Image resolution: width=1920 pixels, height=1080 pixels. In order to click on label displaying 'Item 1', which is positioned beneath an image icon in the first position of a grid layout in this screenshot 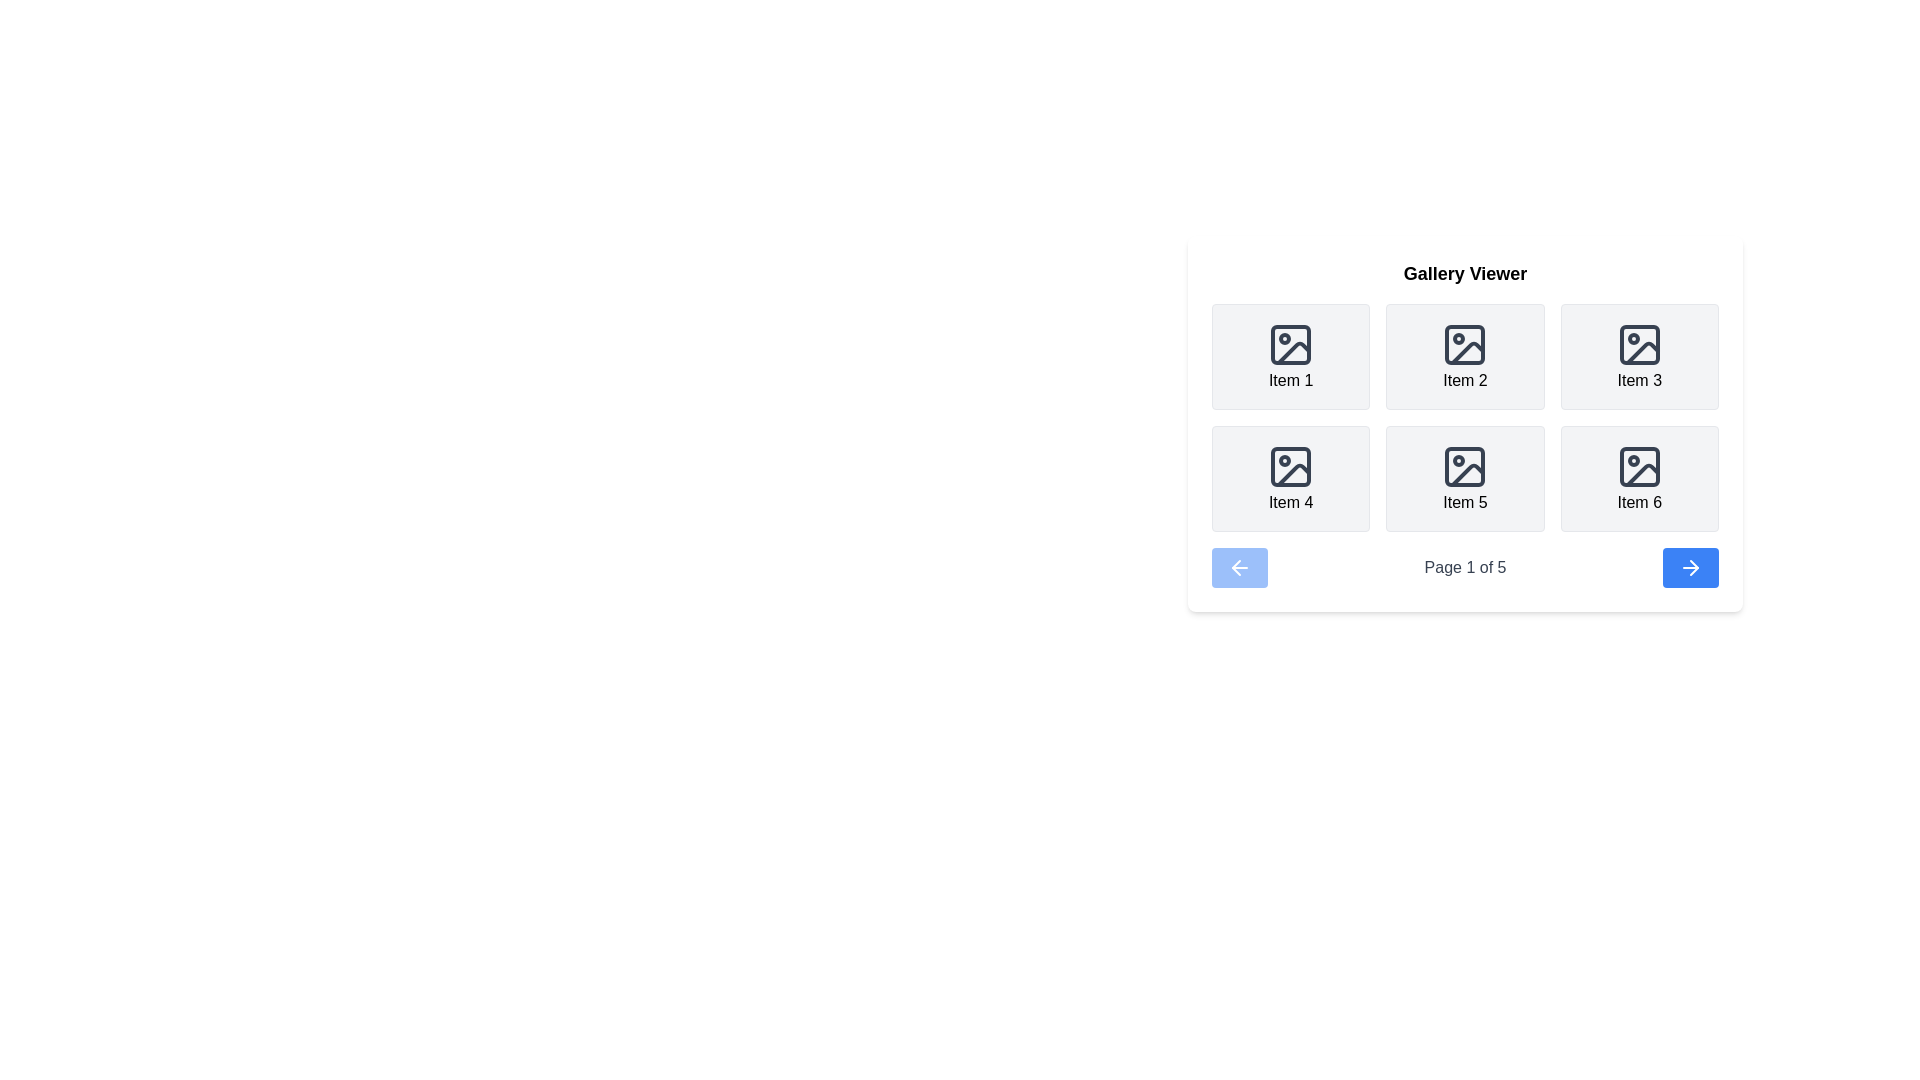, I will do `click(1291, 381)`.